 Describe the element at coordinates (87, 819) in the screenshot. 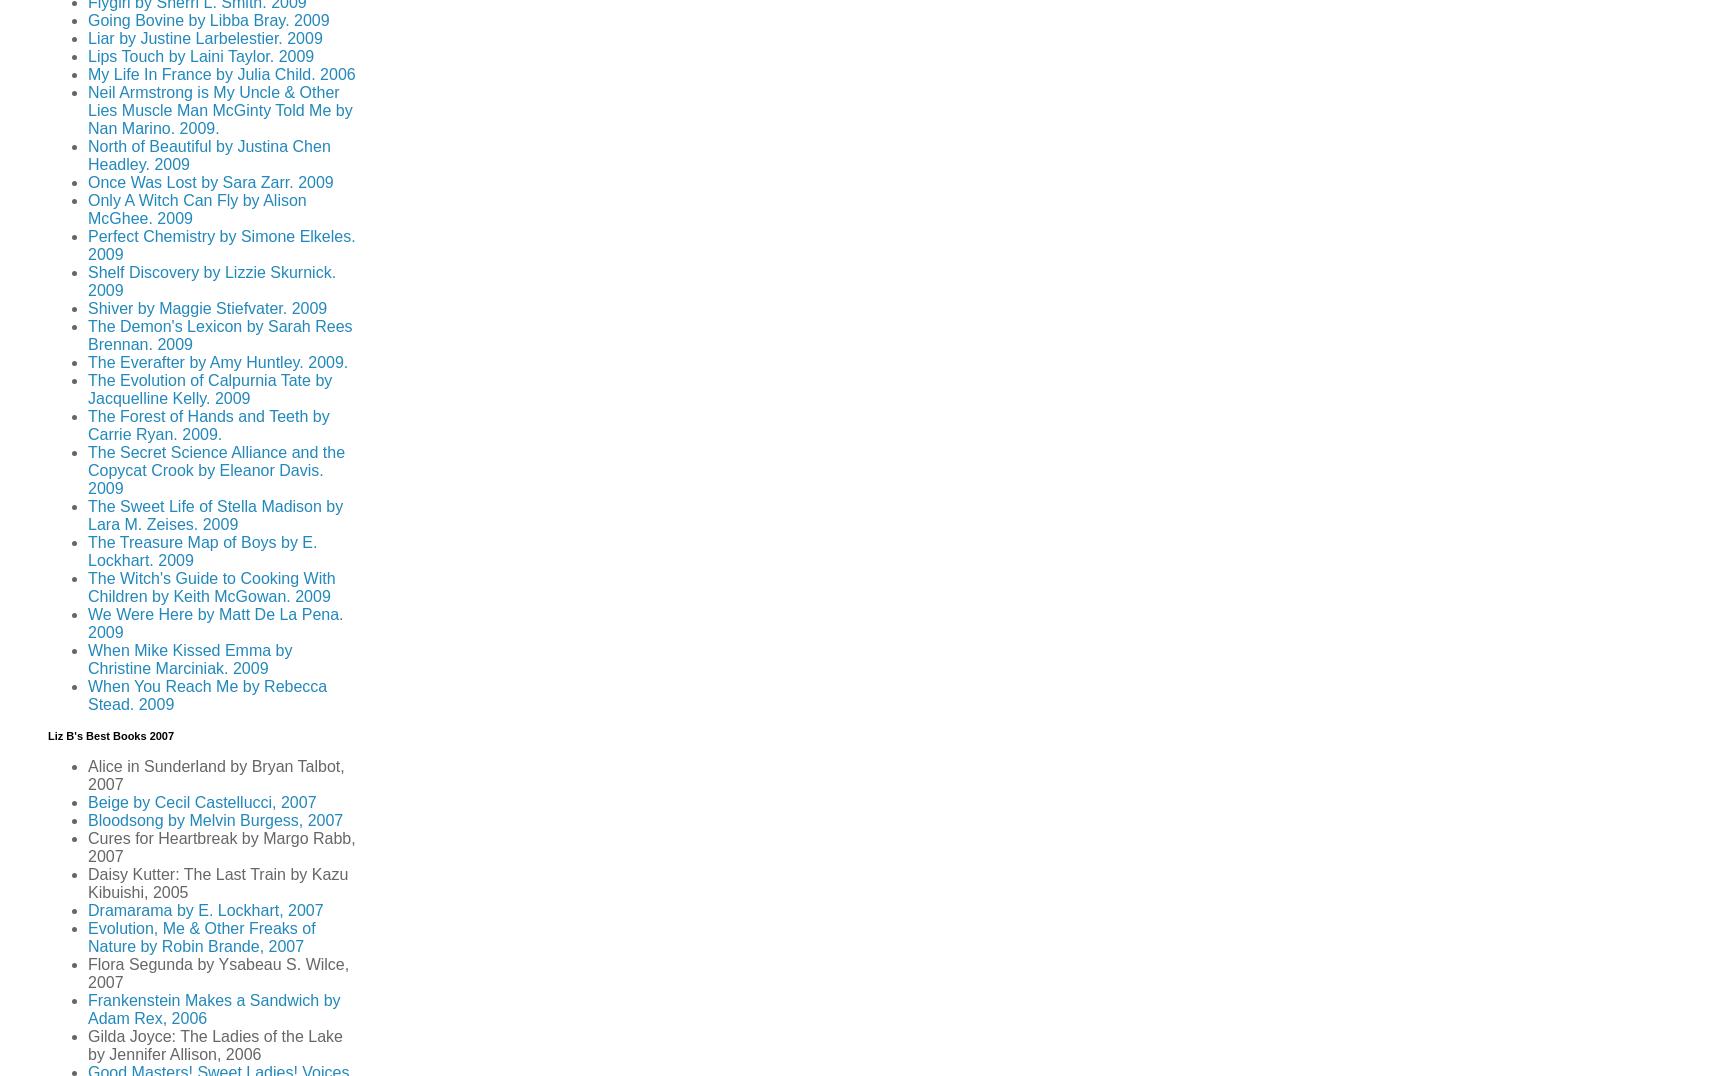

I see `'Bloodsong by Melvin Burgess, 2007'` at that location.